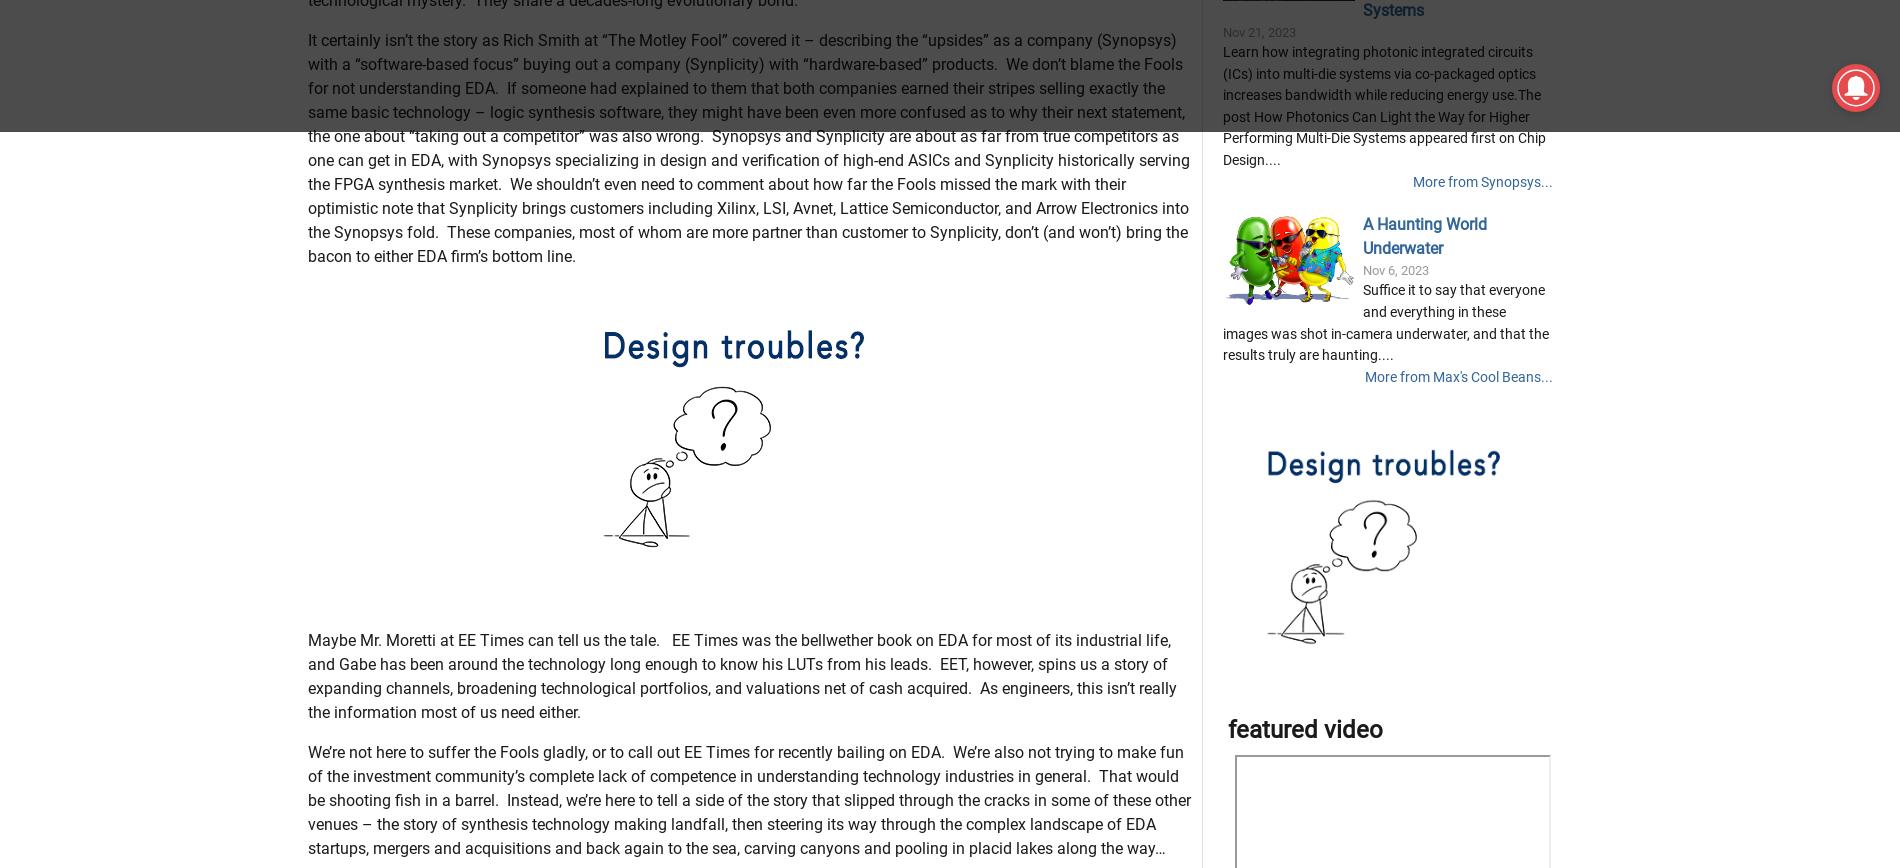 The image size is (1900, 868). I want to click on 'A Haunting World Underwater', so click(1423, 336).